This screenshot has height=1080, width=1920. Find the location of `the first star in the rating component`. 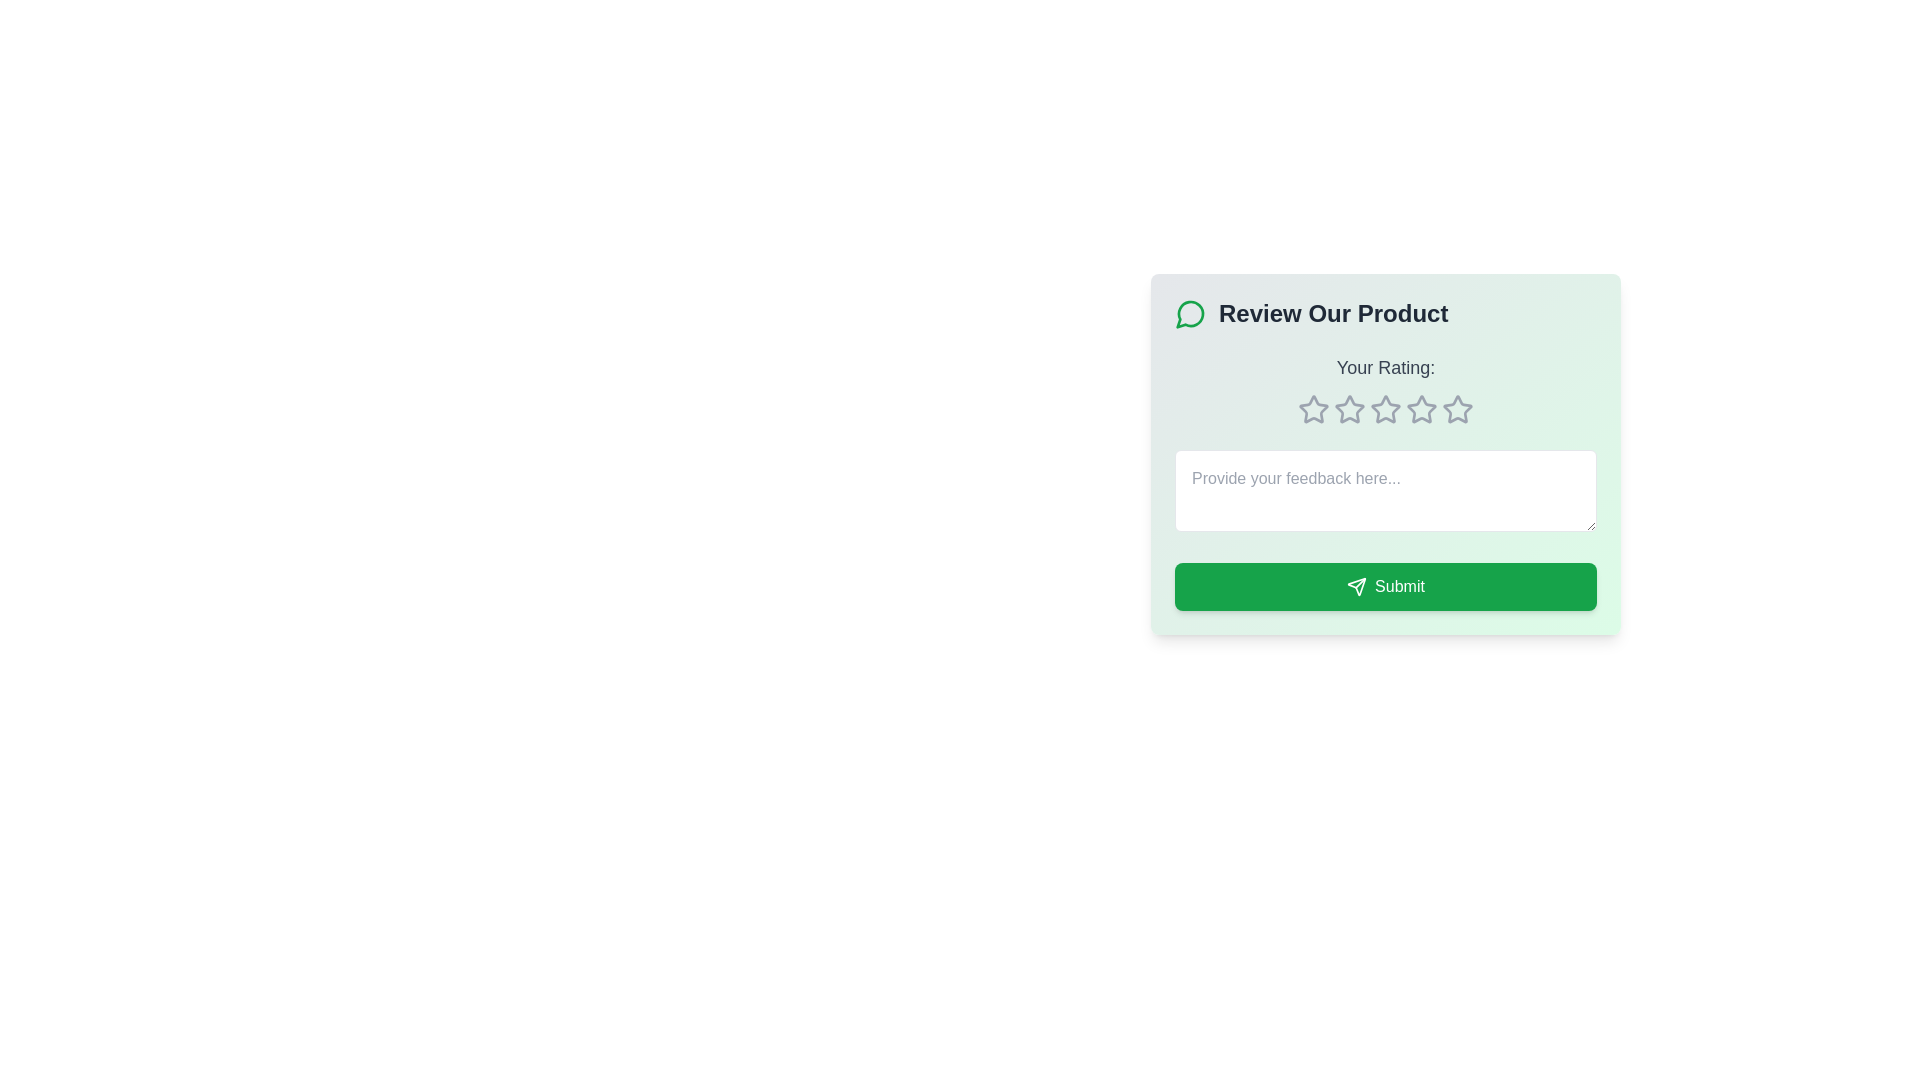

the first star in the rating component is located at coordinates (1314, 408).